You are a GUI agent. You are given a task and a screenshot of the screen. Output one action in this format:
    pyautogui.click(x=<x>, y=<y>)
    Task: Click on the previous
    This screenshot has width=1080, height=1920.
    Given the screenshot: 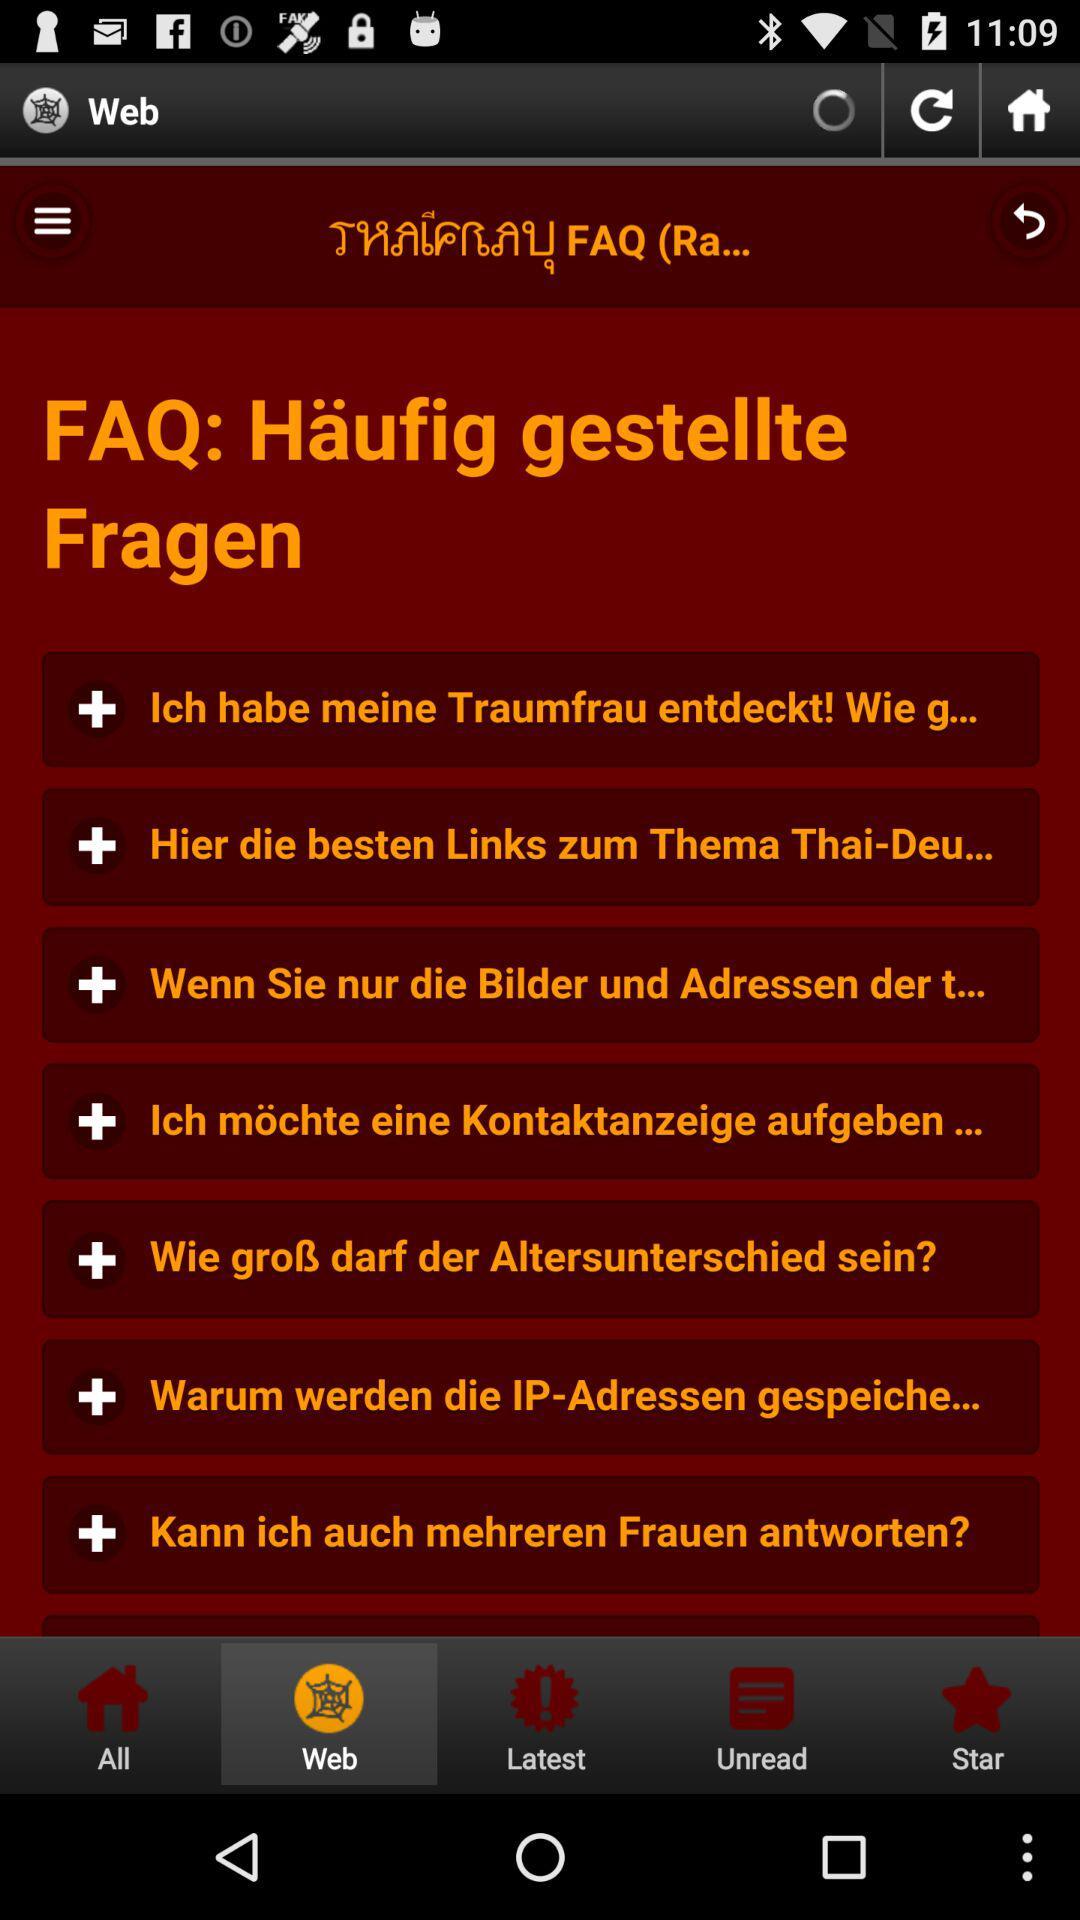 What is the action you would take?
    pyautogui.click(x=931, y=109)
    